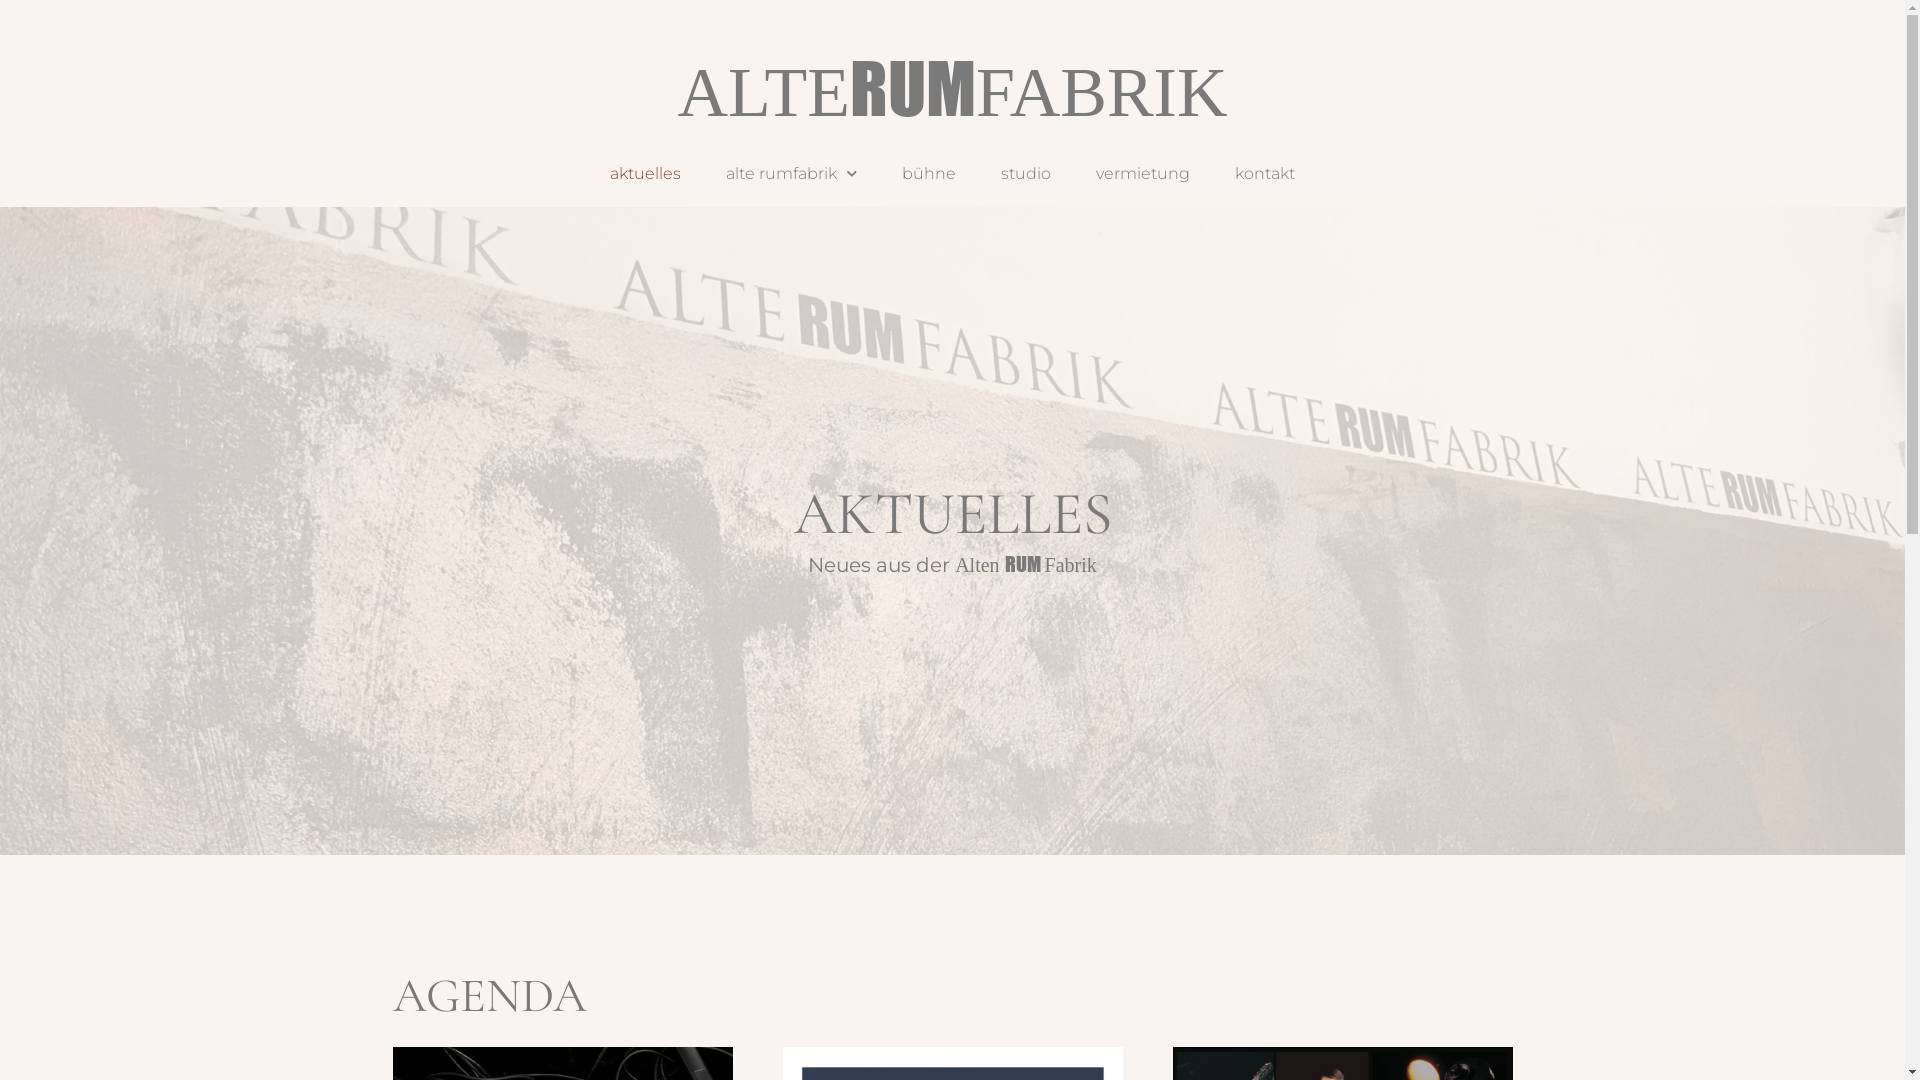 This screenshot has width=1920, height=1080. I want to click on 'aktuelles', so click(645, 172).